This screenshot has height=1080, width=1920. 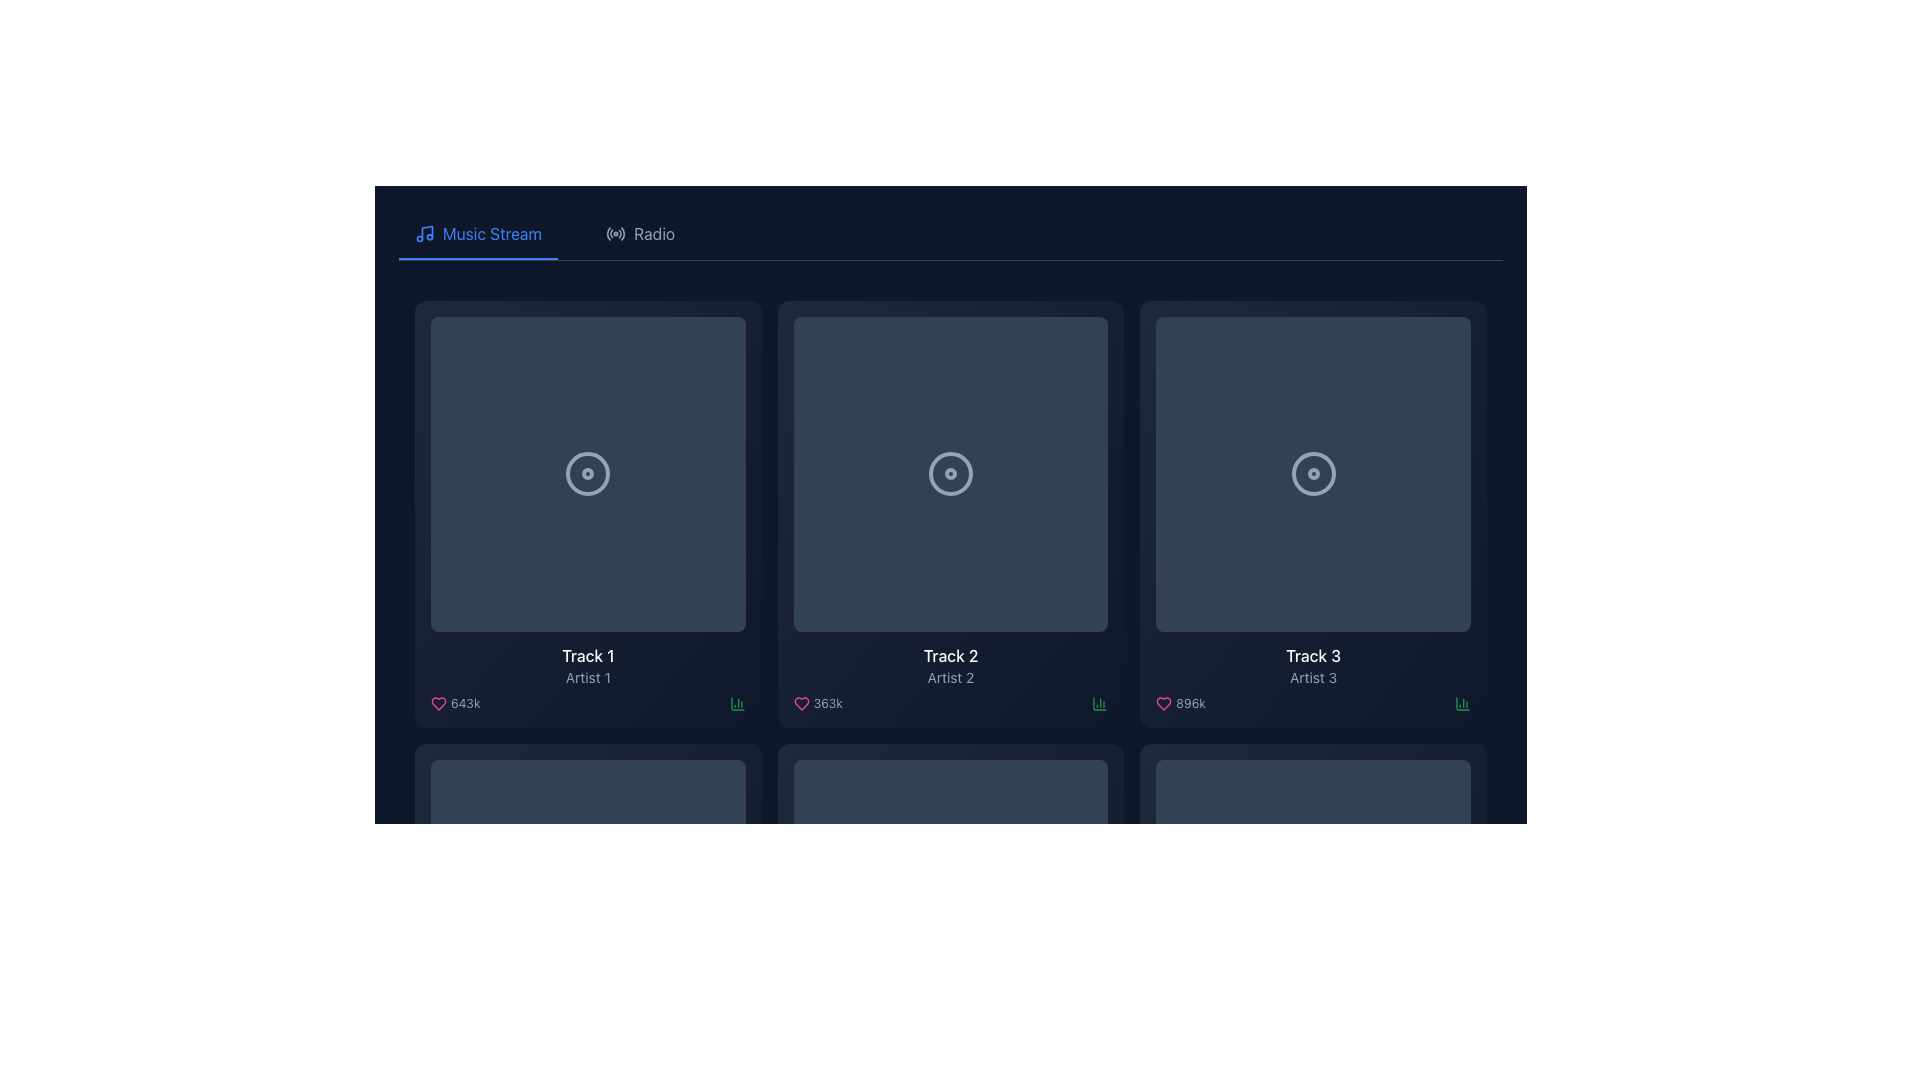 What do you see at coordinates (949, 474) in the screenshot?
I see `the Circular icon located in the second tile of the music track grid, which features two circular outlines and is labeled 'Track 2'` at bounding box center [949, 474].